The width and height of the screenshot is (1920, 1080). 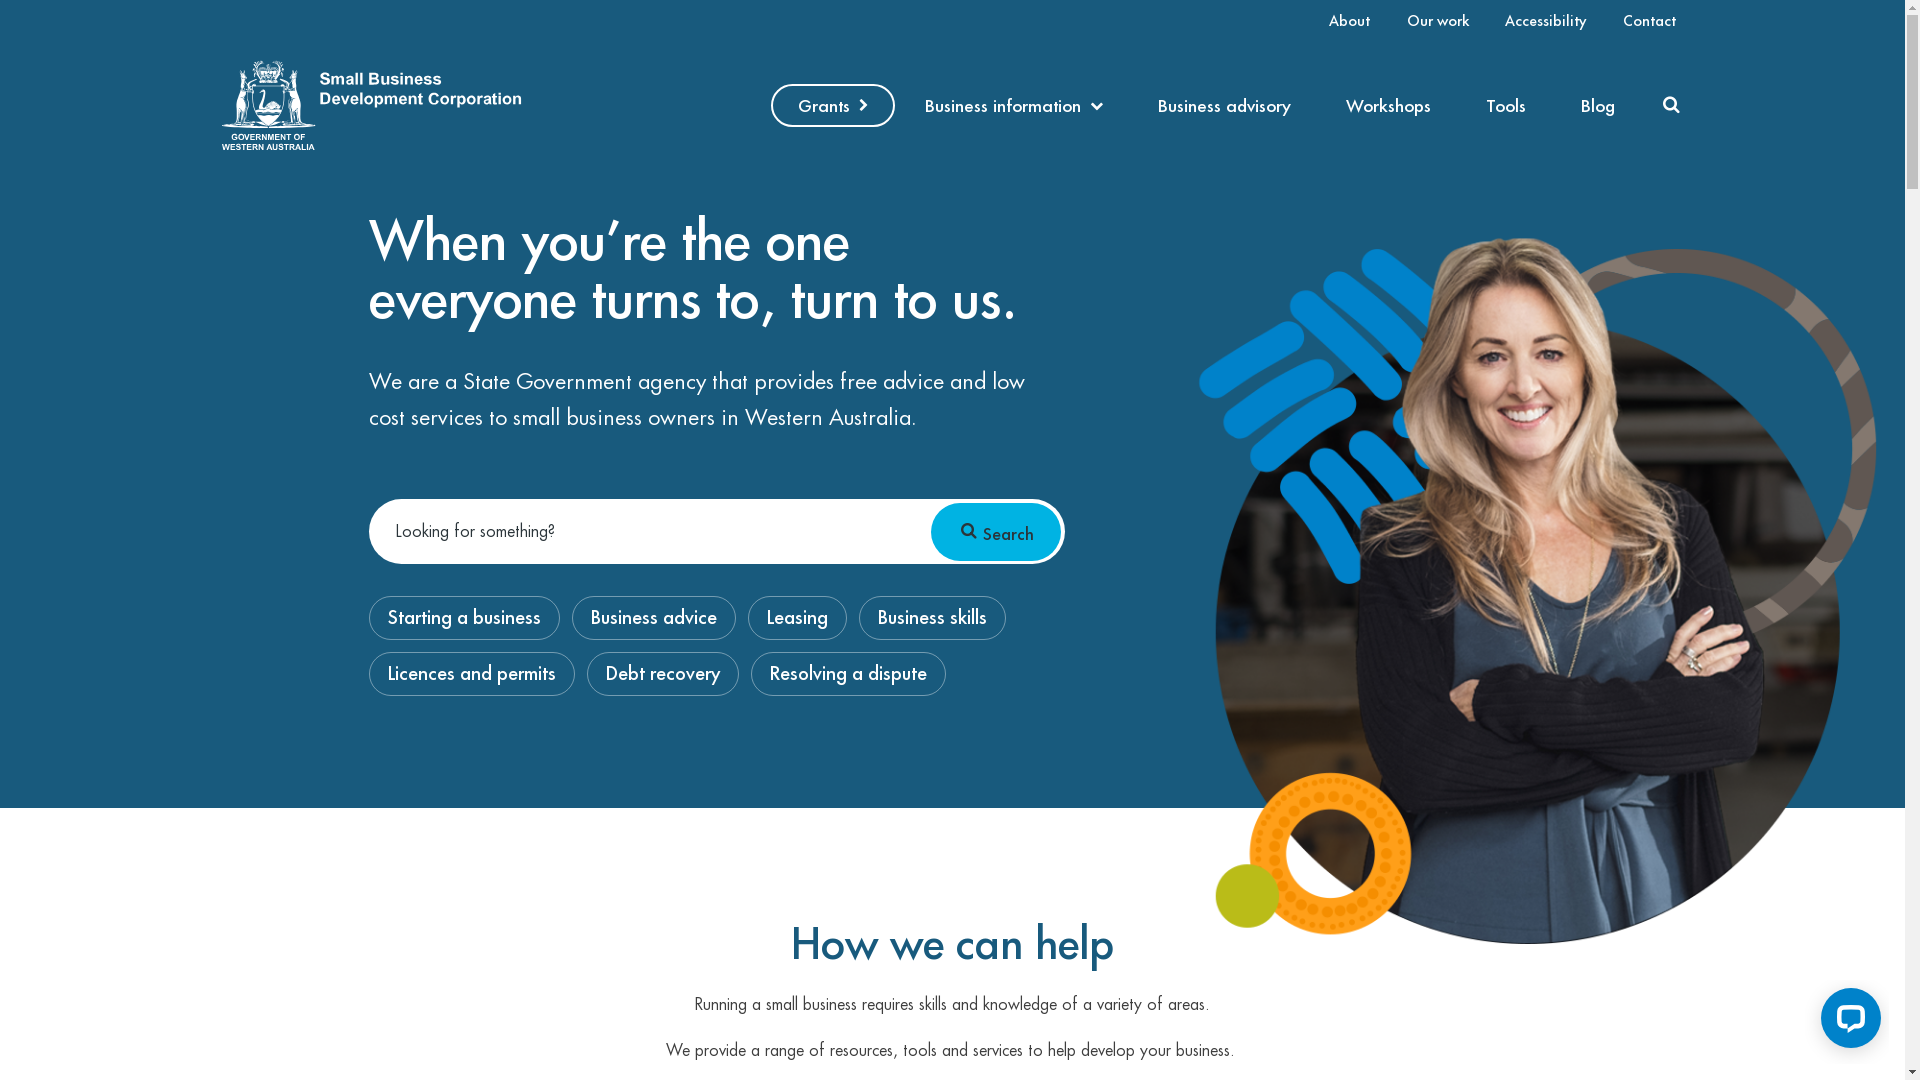 What do you see at coordinates (751, 674) in the screenshot?
I see `'Resolving a dispute'` at bounding box center [751, 674].